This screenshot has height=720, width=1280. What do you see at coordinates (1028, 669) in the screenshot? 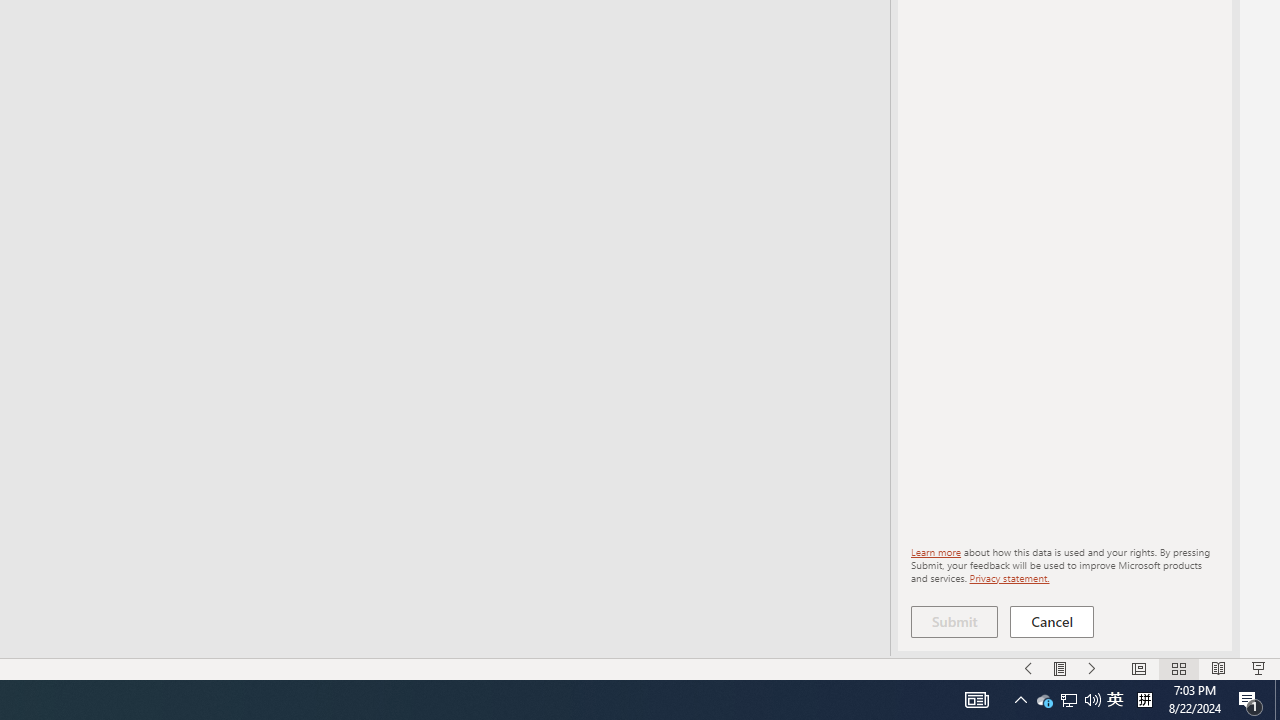
I see `'Slide Show Previous On'` at bounding box center [1028, 669].